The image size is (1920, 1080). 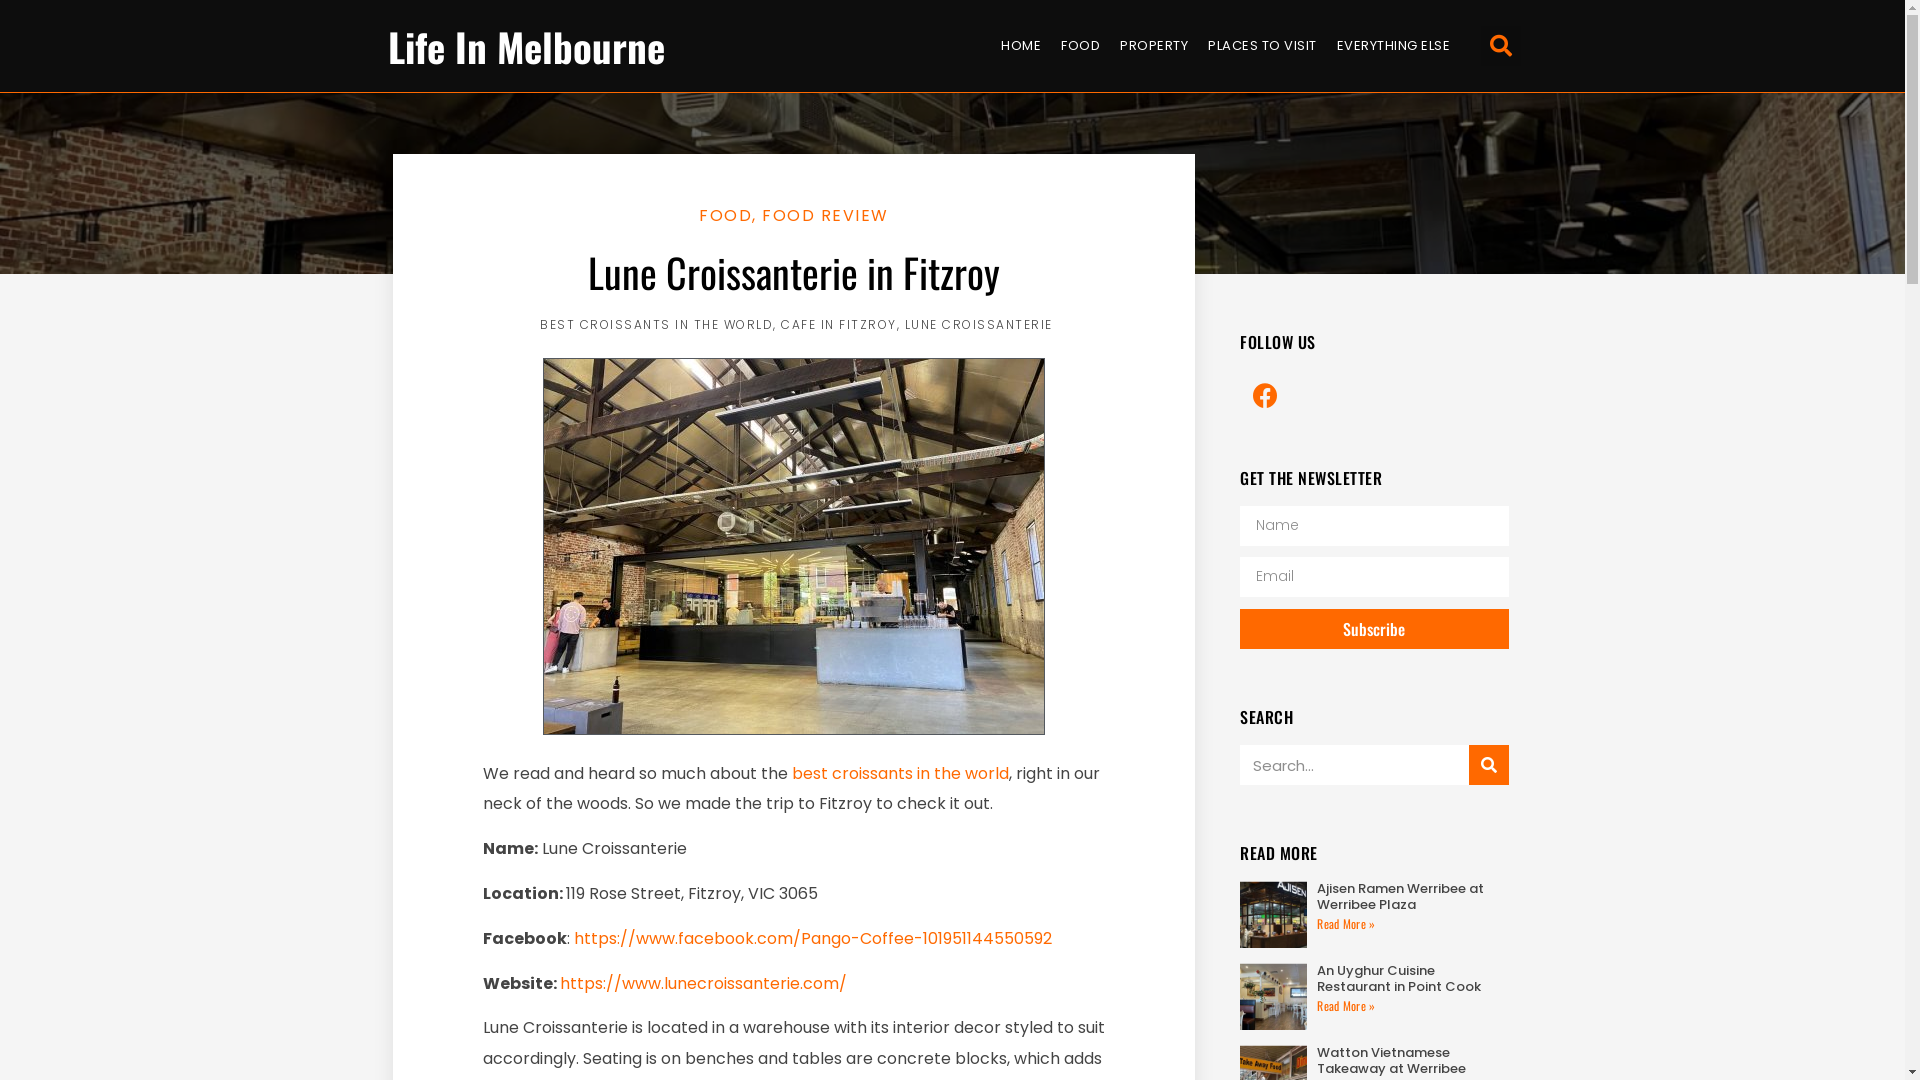 I want to click on 'LUNE CROISSANTERIE', so click(x=979, y=323).